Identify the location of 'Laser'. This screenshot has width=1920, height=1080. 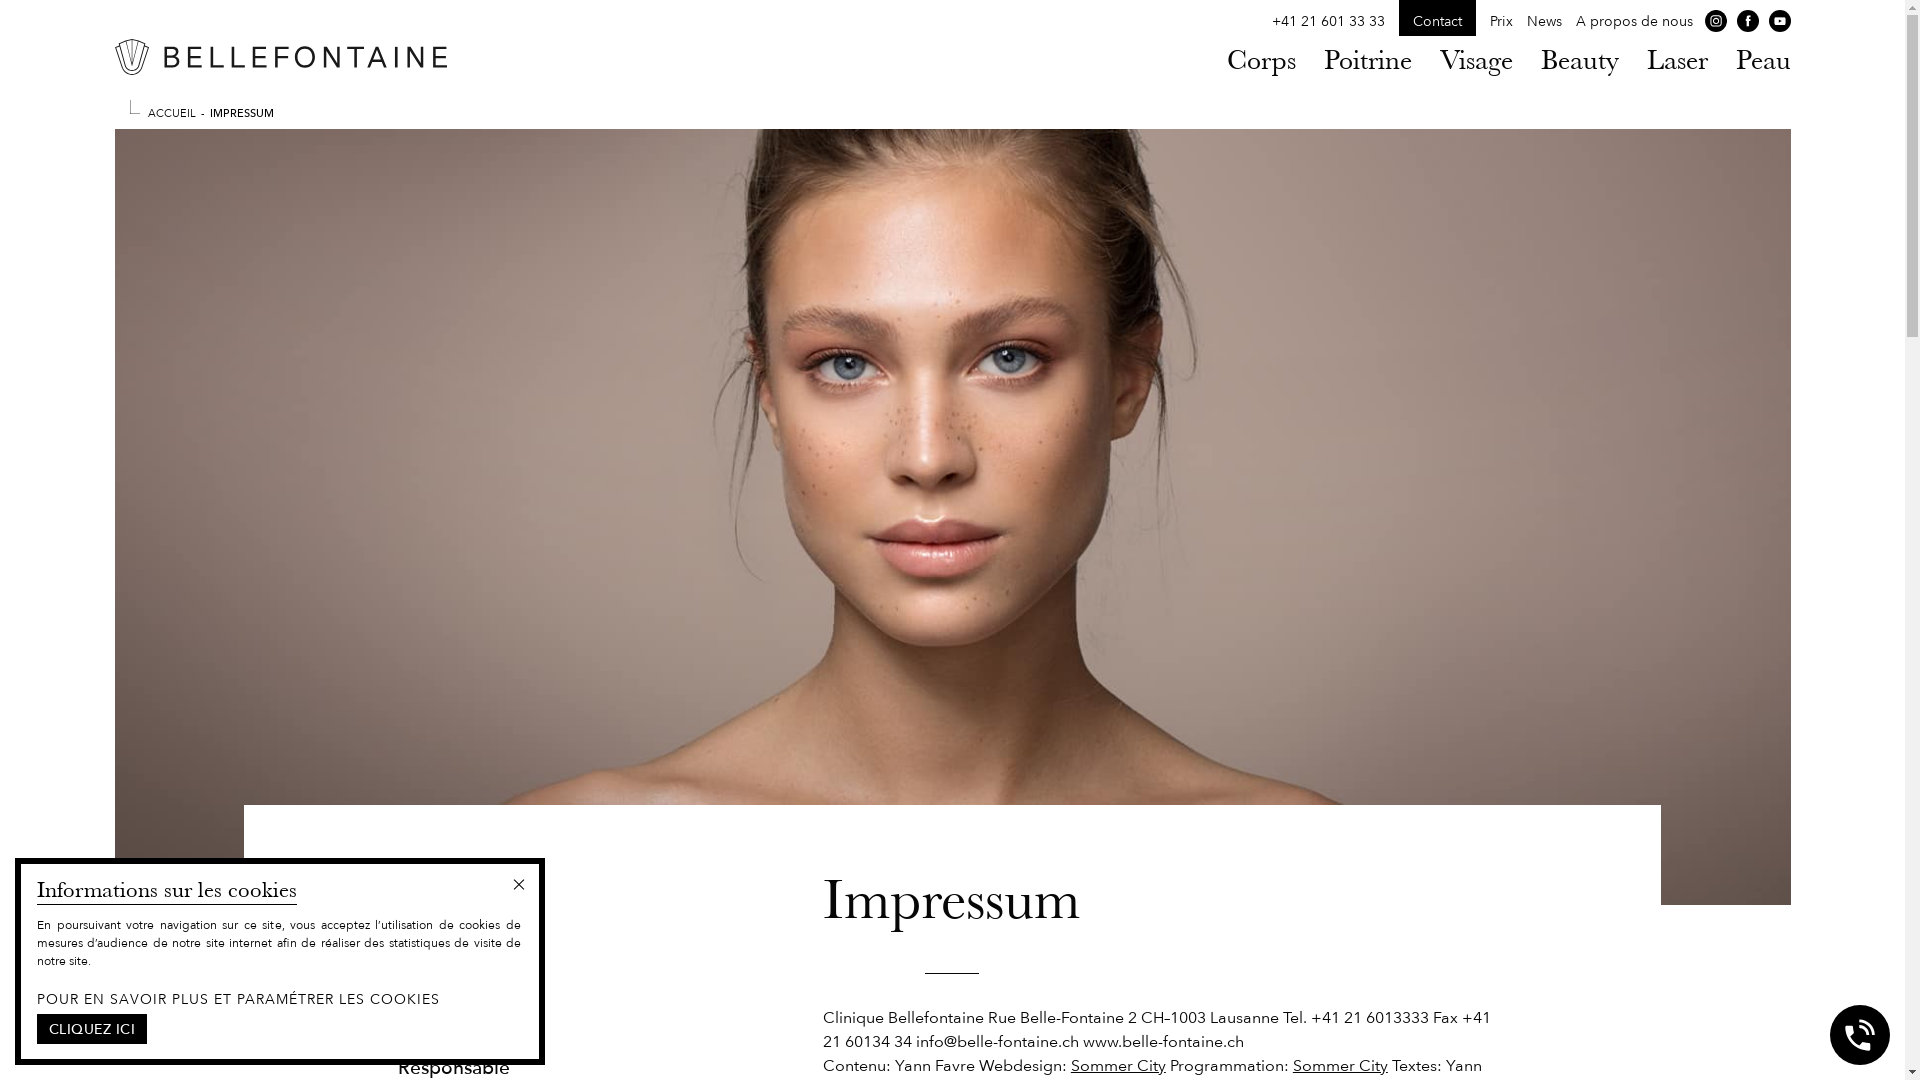
(1676, 59).